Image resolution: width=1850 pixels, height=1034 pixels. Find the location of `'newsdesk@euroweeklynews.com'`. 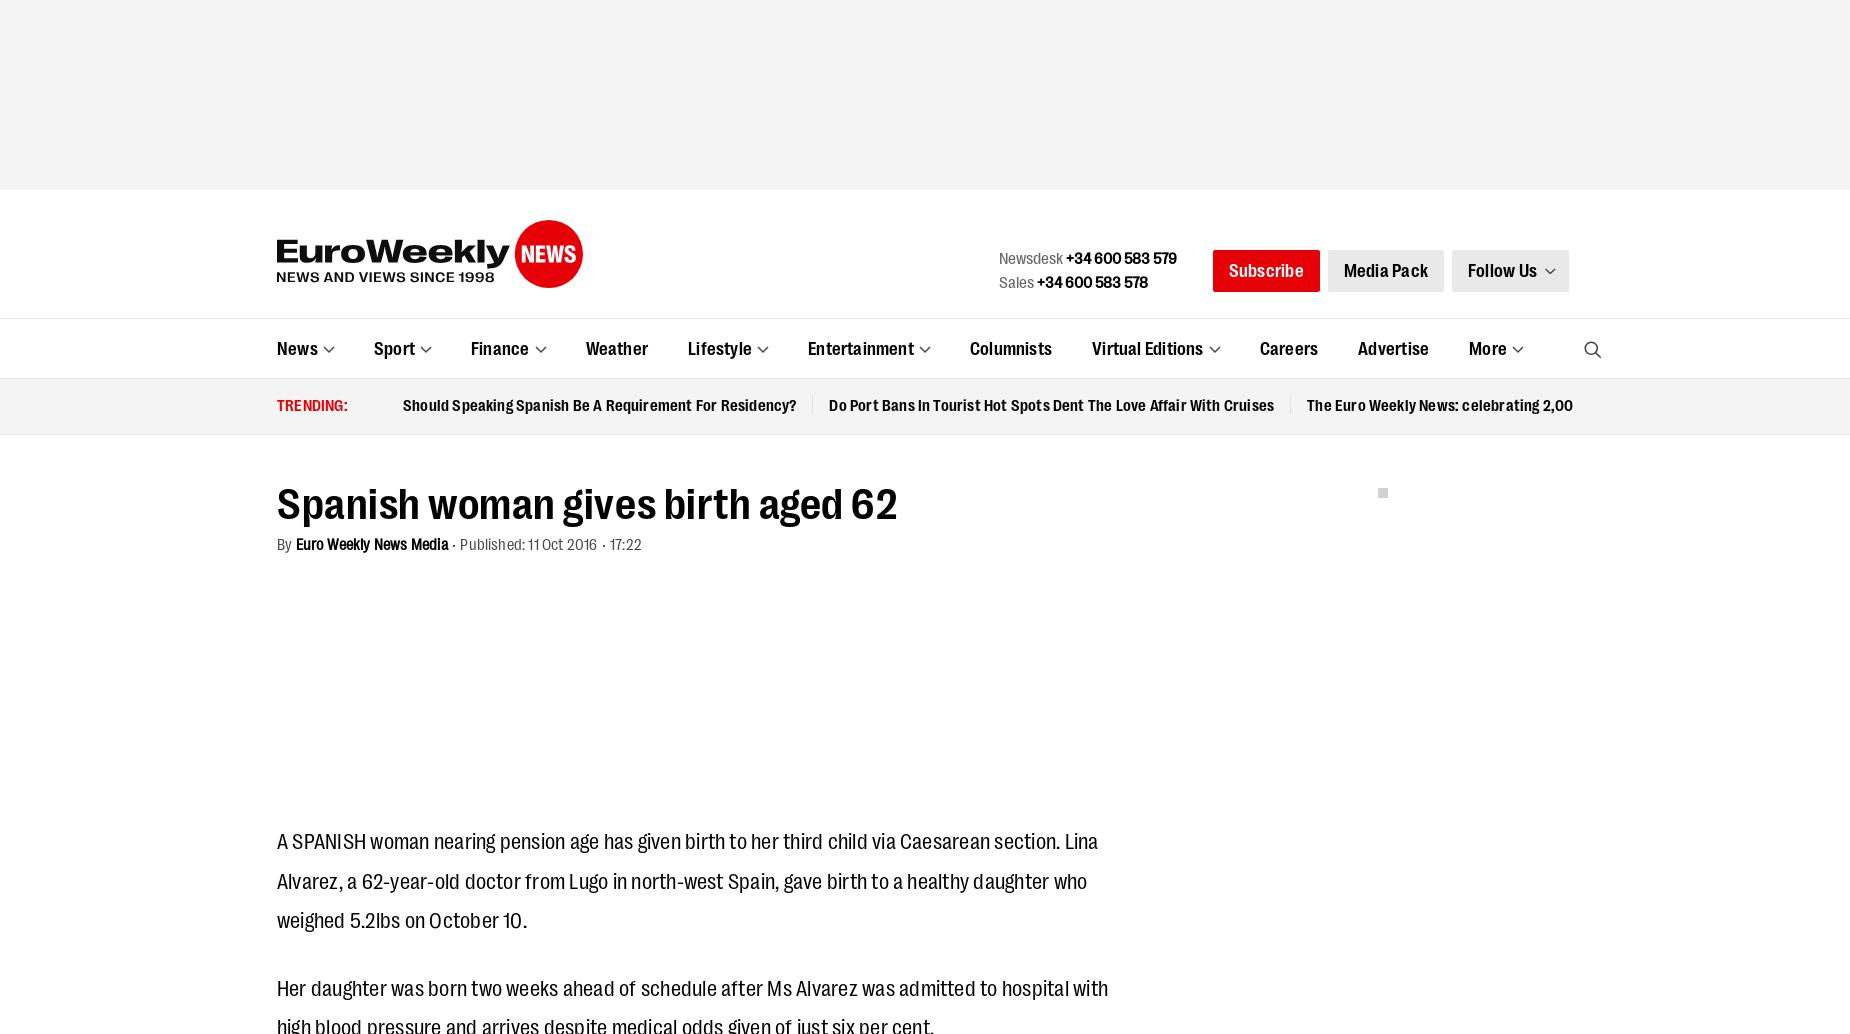

'newsdesk@euroweeklynews.com' is located at coordinates (774, 434).